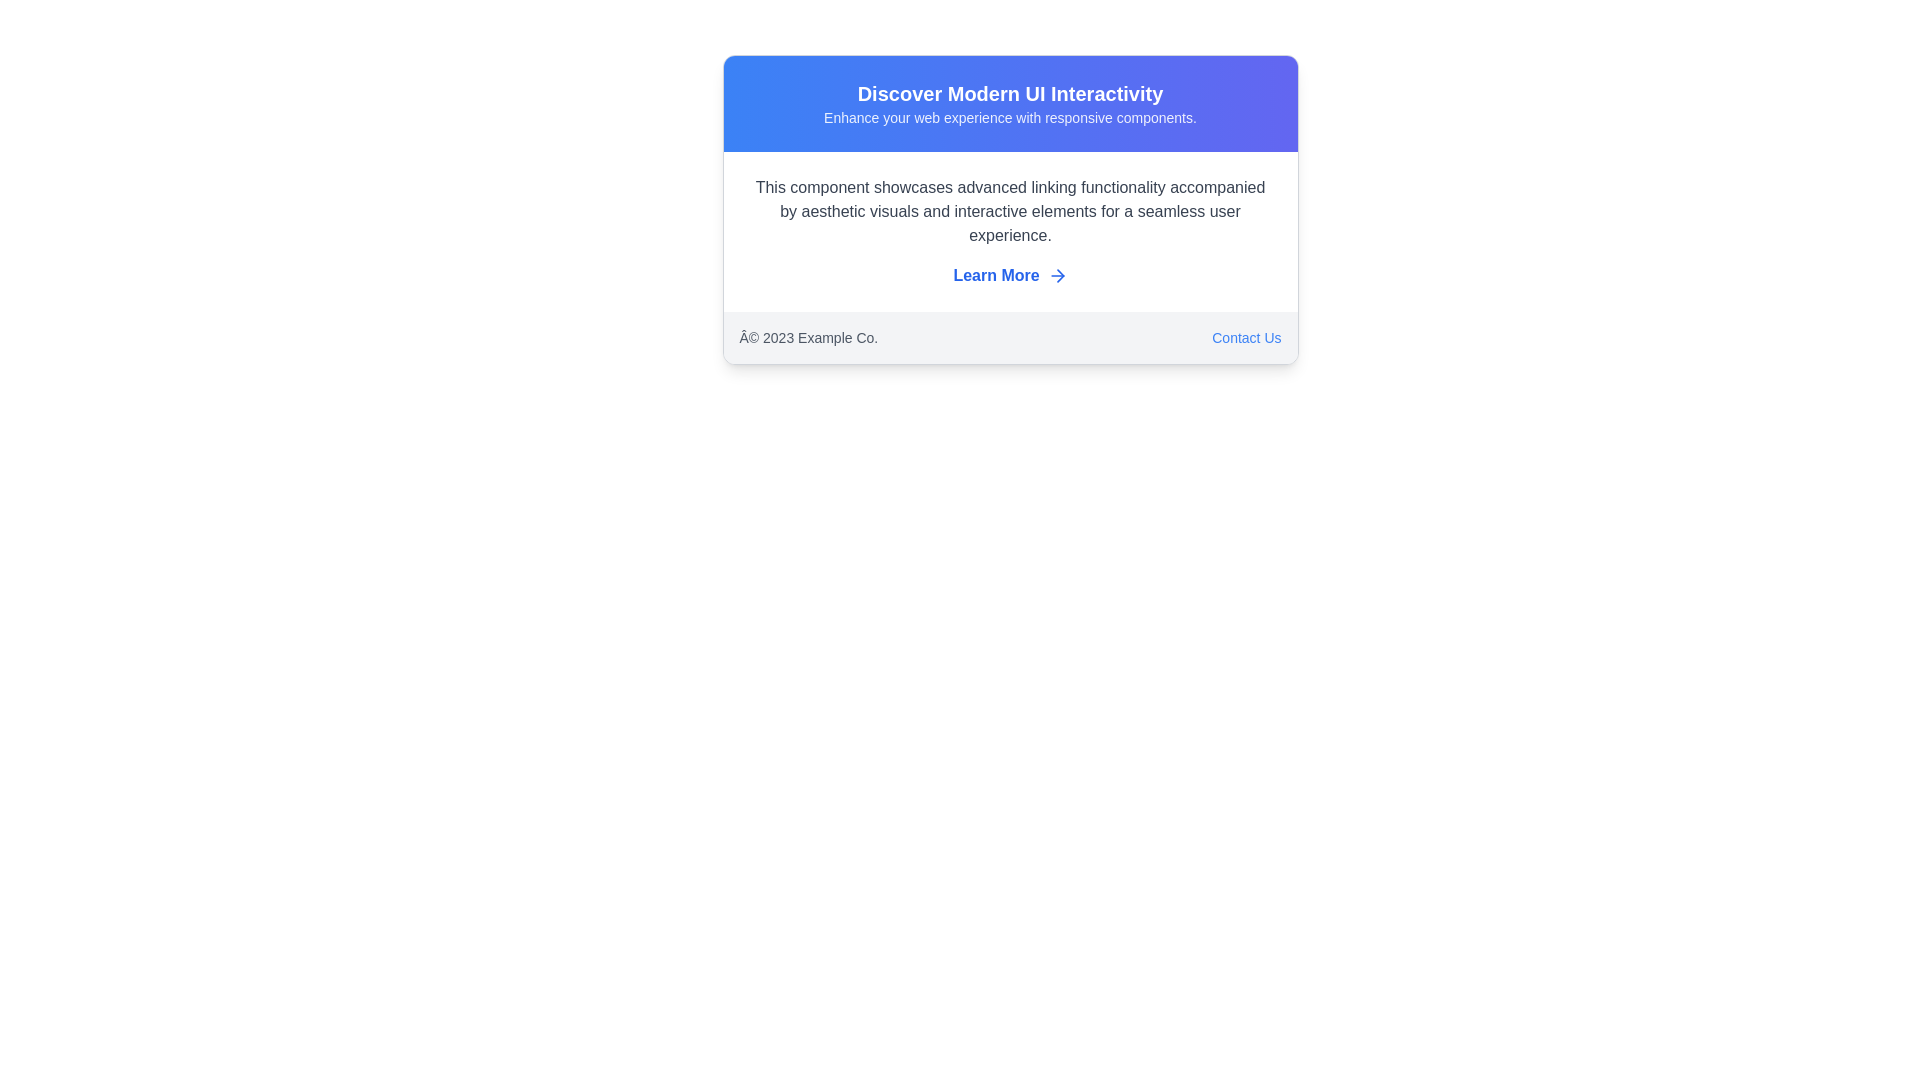  Describe the element at coordinates (1010, 276) in the screenshot. I see `the 'Learn More' hyperlink, which is styled in blue font and located below descriptive text` at that location.